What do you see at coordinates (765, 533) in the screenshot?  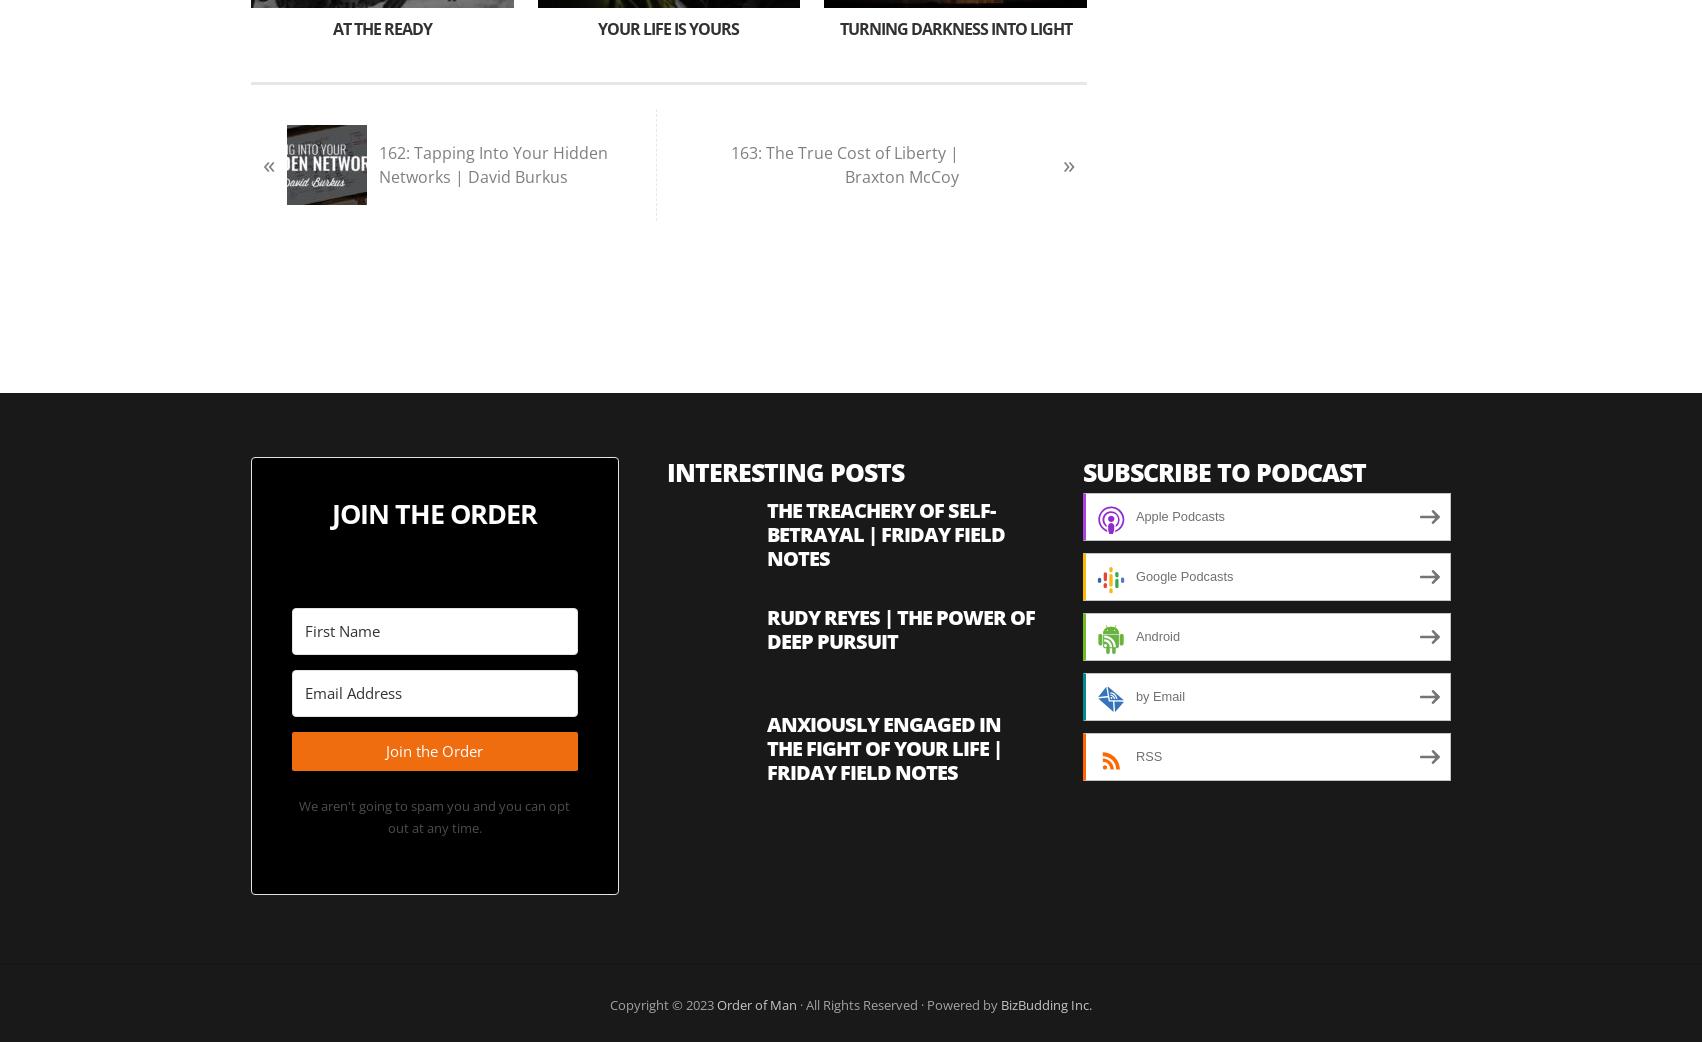 I see `'The Treachery of Self-Betrayal | FRIDAY FIELD NOTES'` at bounding box center [765, 533].